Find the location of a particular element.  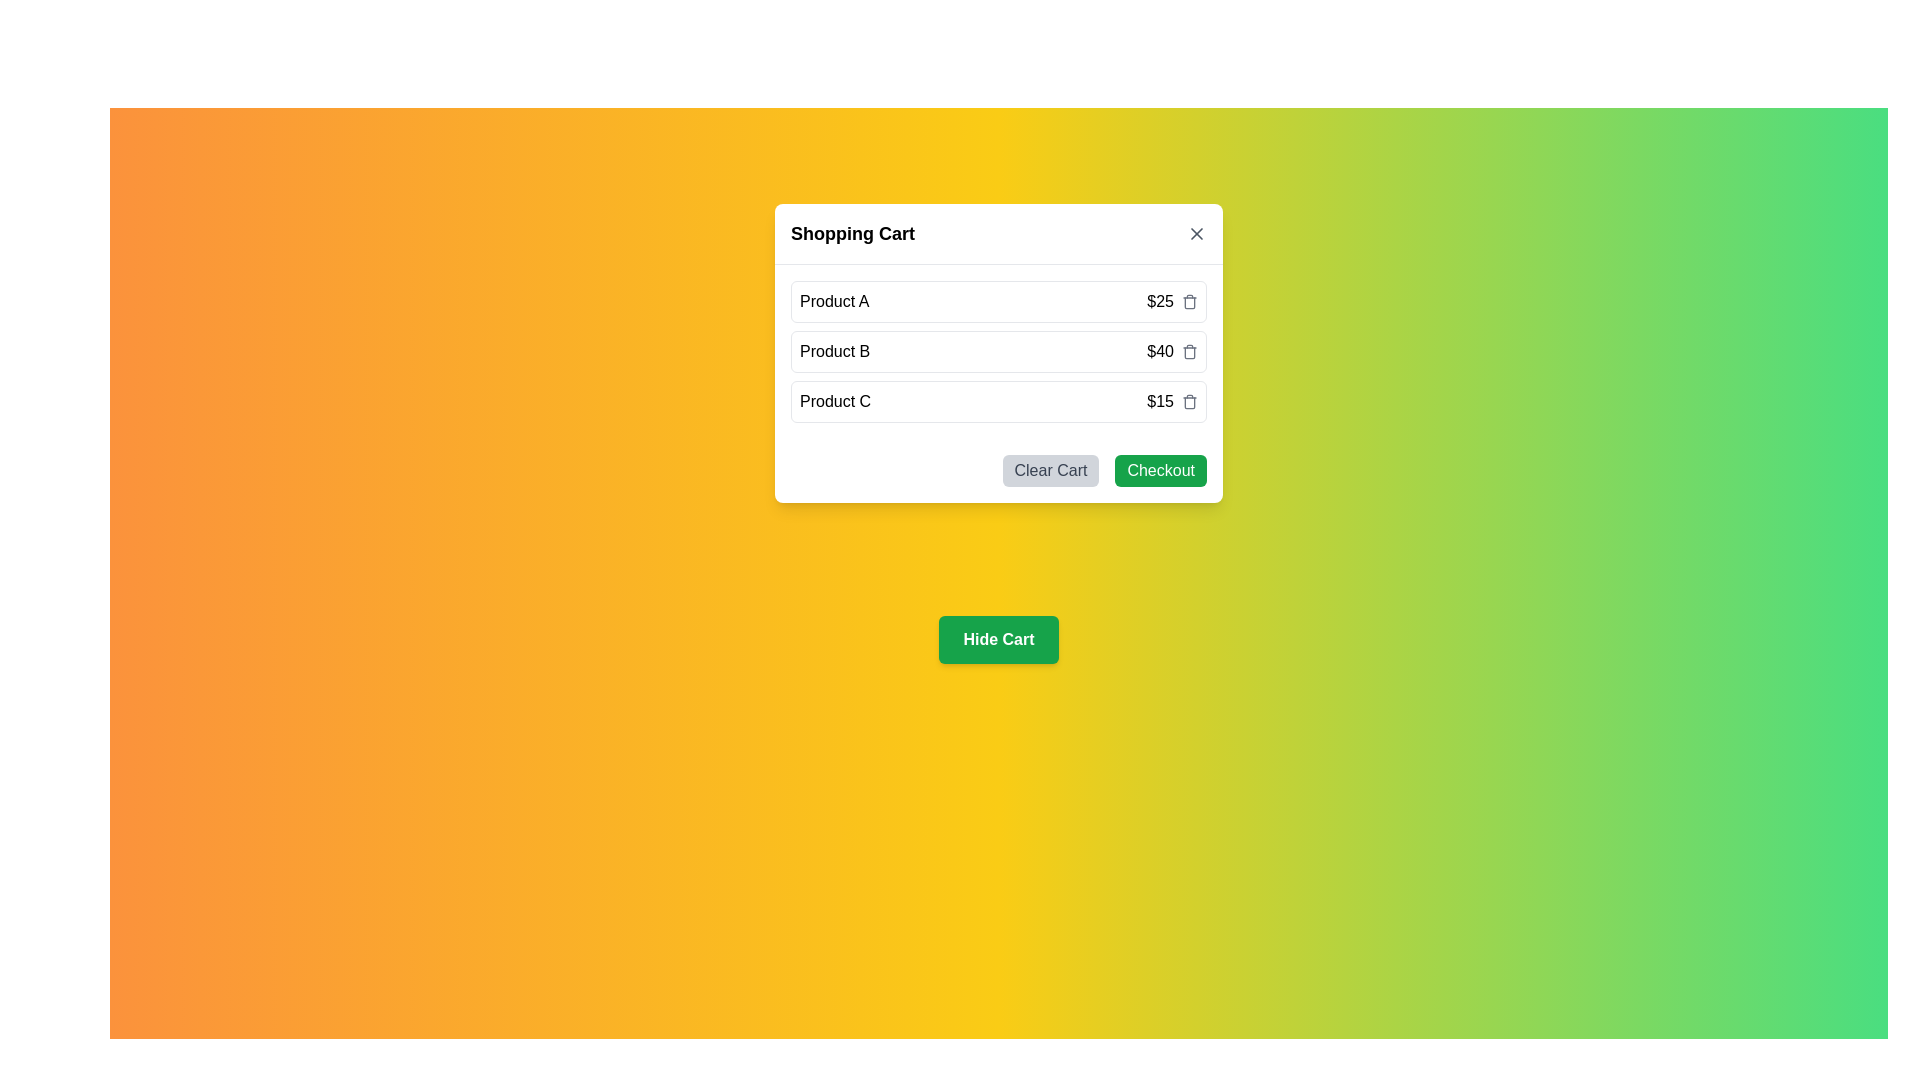

the 'Clear Cart' button, which is a rectangular button with a gray background and dark gray text, positioned at the bottom left of the pop-up shopping cart interface is located at coordinates (1050, 470).